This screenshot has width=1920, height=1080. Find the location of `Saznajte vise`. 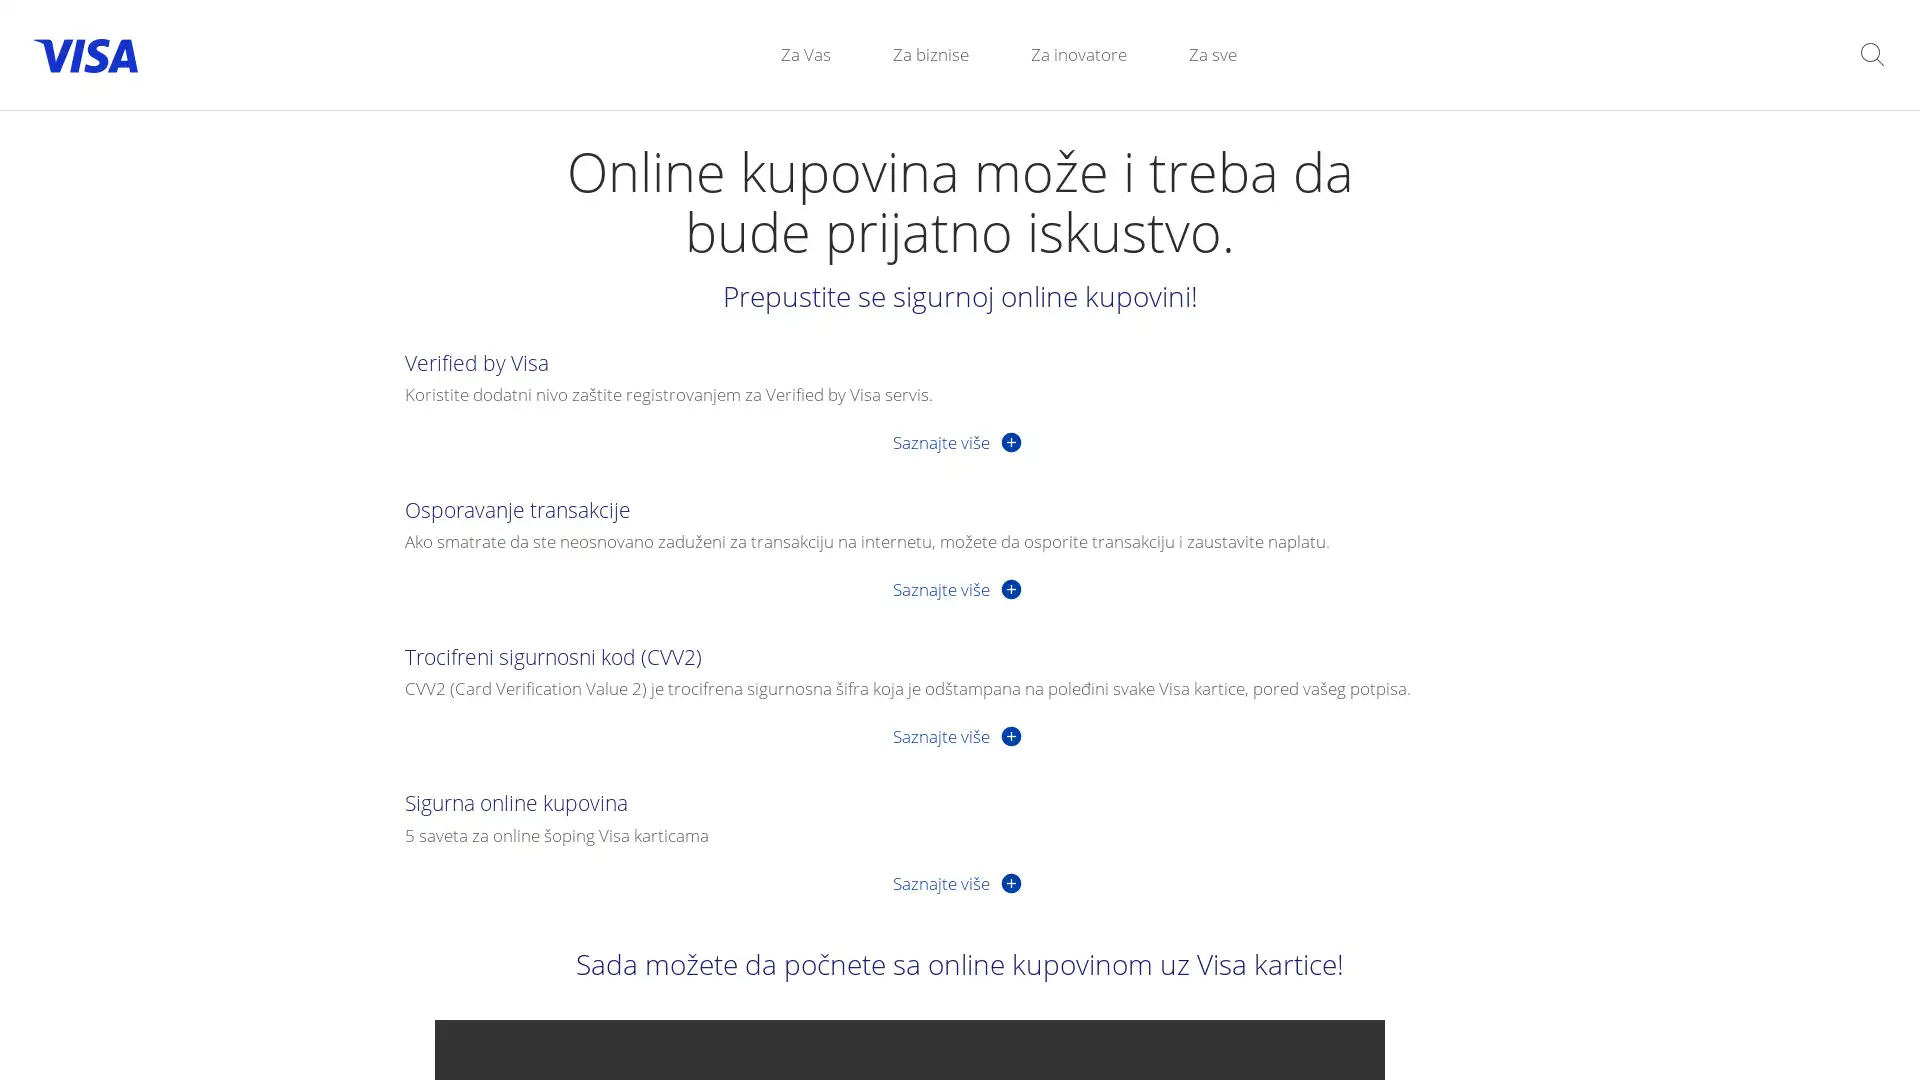

Saznajte vise is located at coordinates (958, 881).